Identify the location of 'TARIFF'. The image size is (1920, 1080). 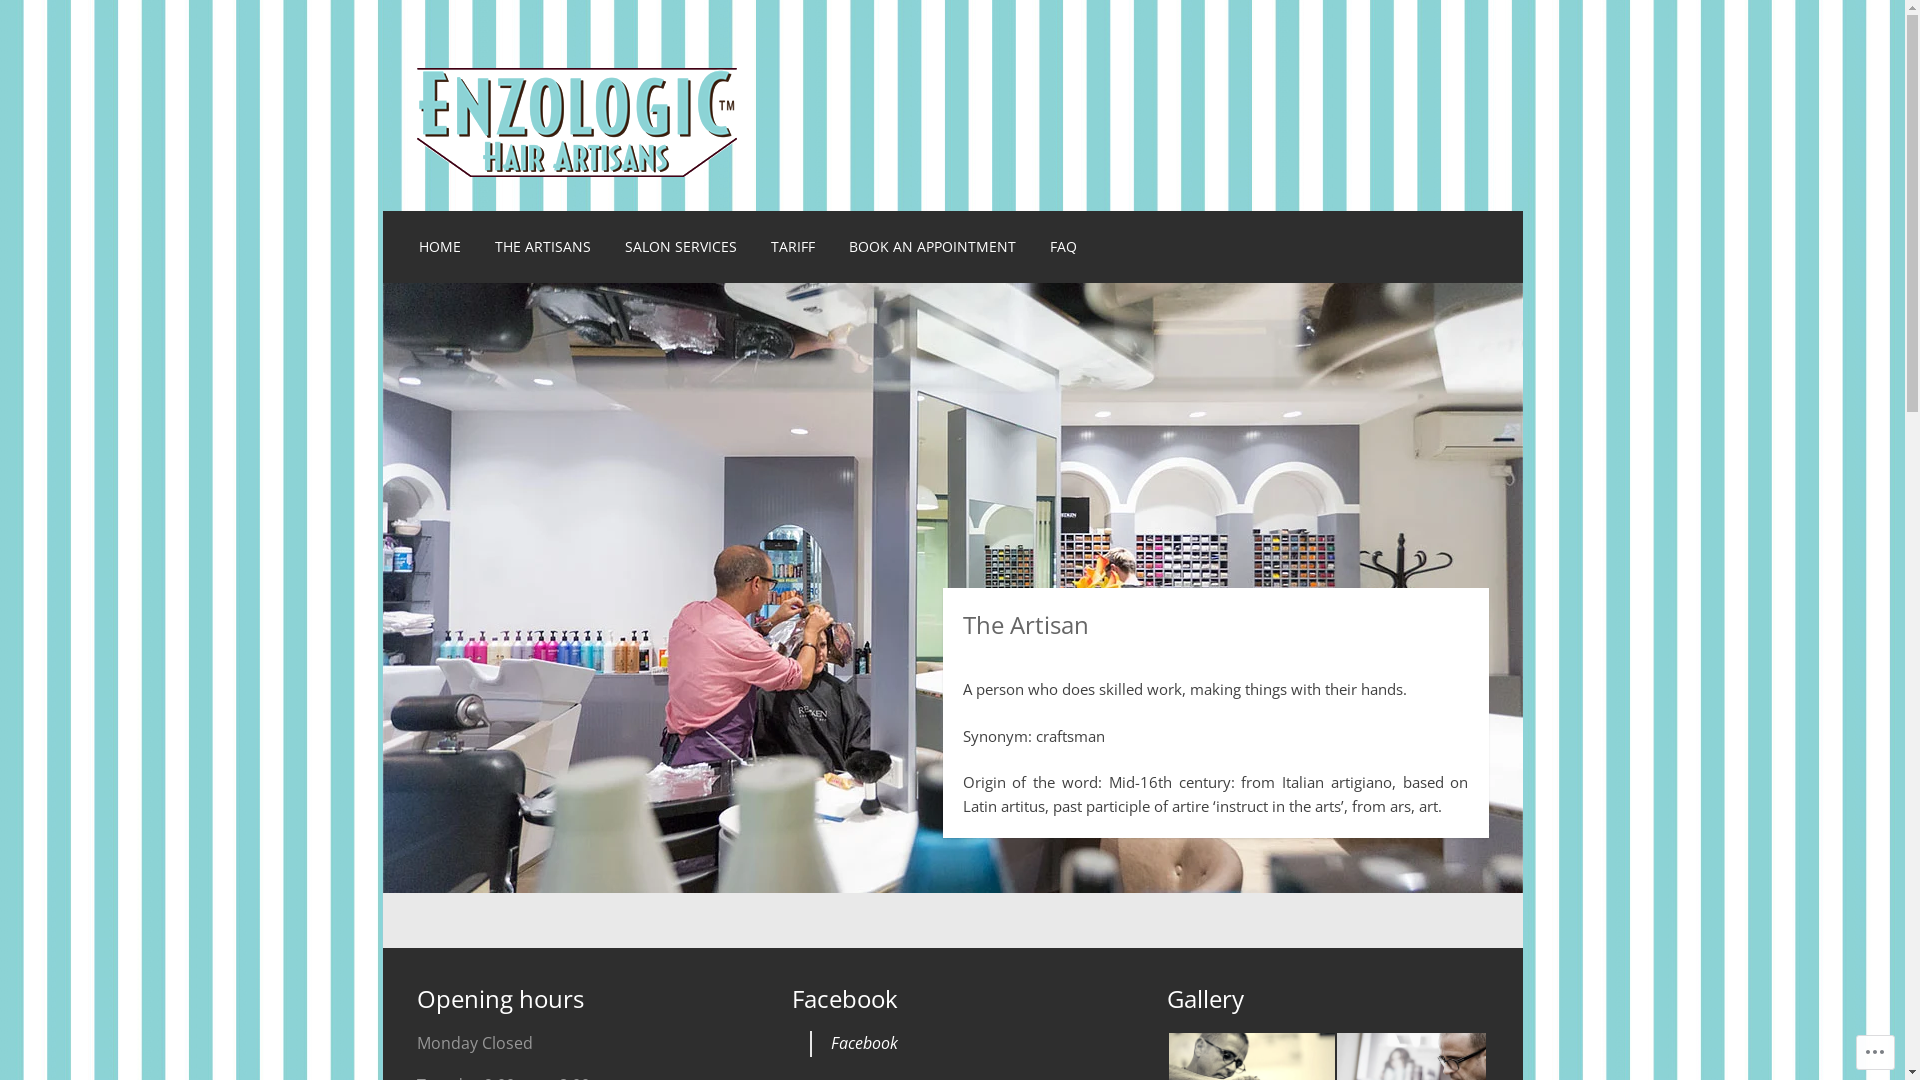
(791, 245).